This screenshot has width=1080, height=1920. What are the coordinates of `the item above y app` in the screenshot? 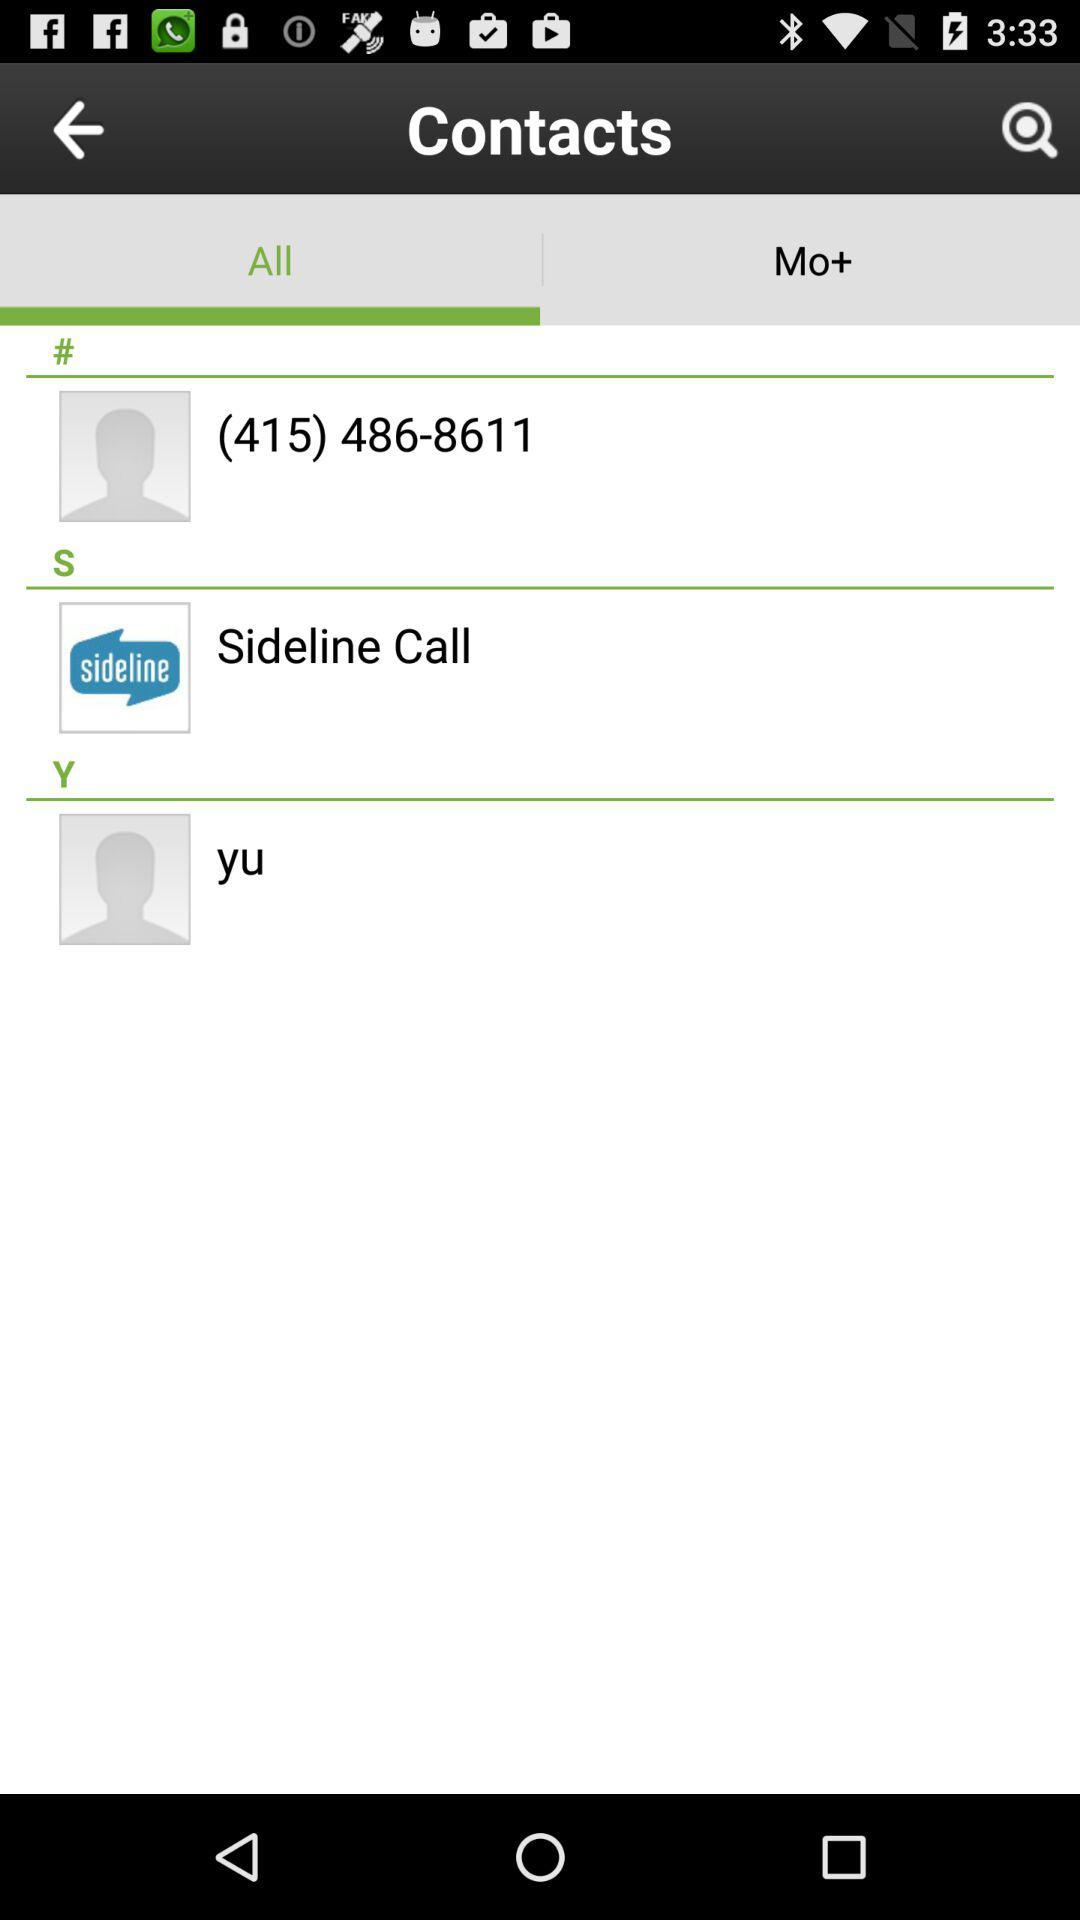 It's located at (343, 644).